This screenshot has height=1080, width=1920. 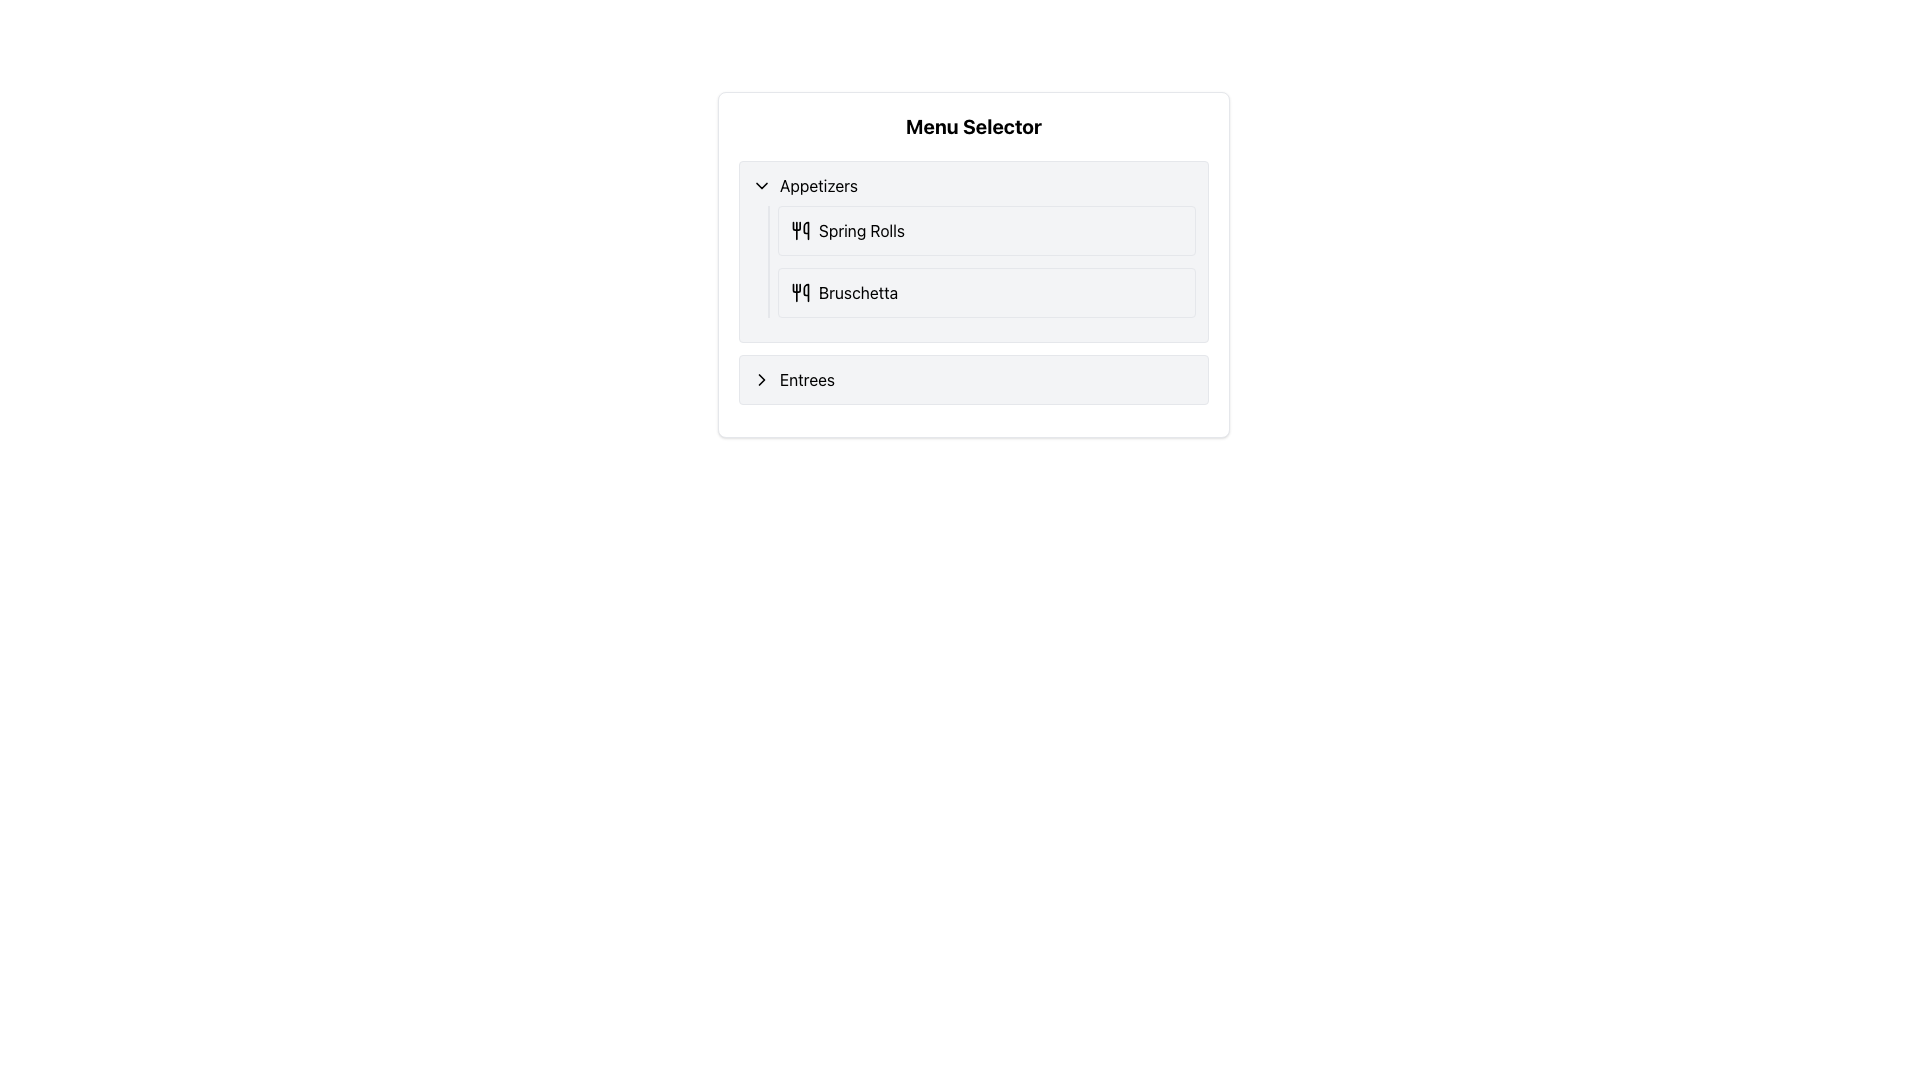 I want to click on the chevron icon located to the left of the 'Entrees' text, so click(x=761, y=380).